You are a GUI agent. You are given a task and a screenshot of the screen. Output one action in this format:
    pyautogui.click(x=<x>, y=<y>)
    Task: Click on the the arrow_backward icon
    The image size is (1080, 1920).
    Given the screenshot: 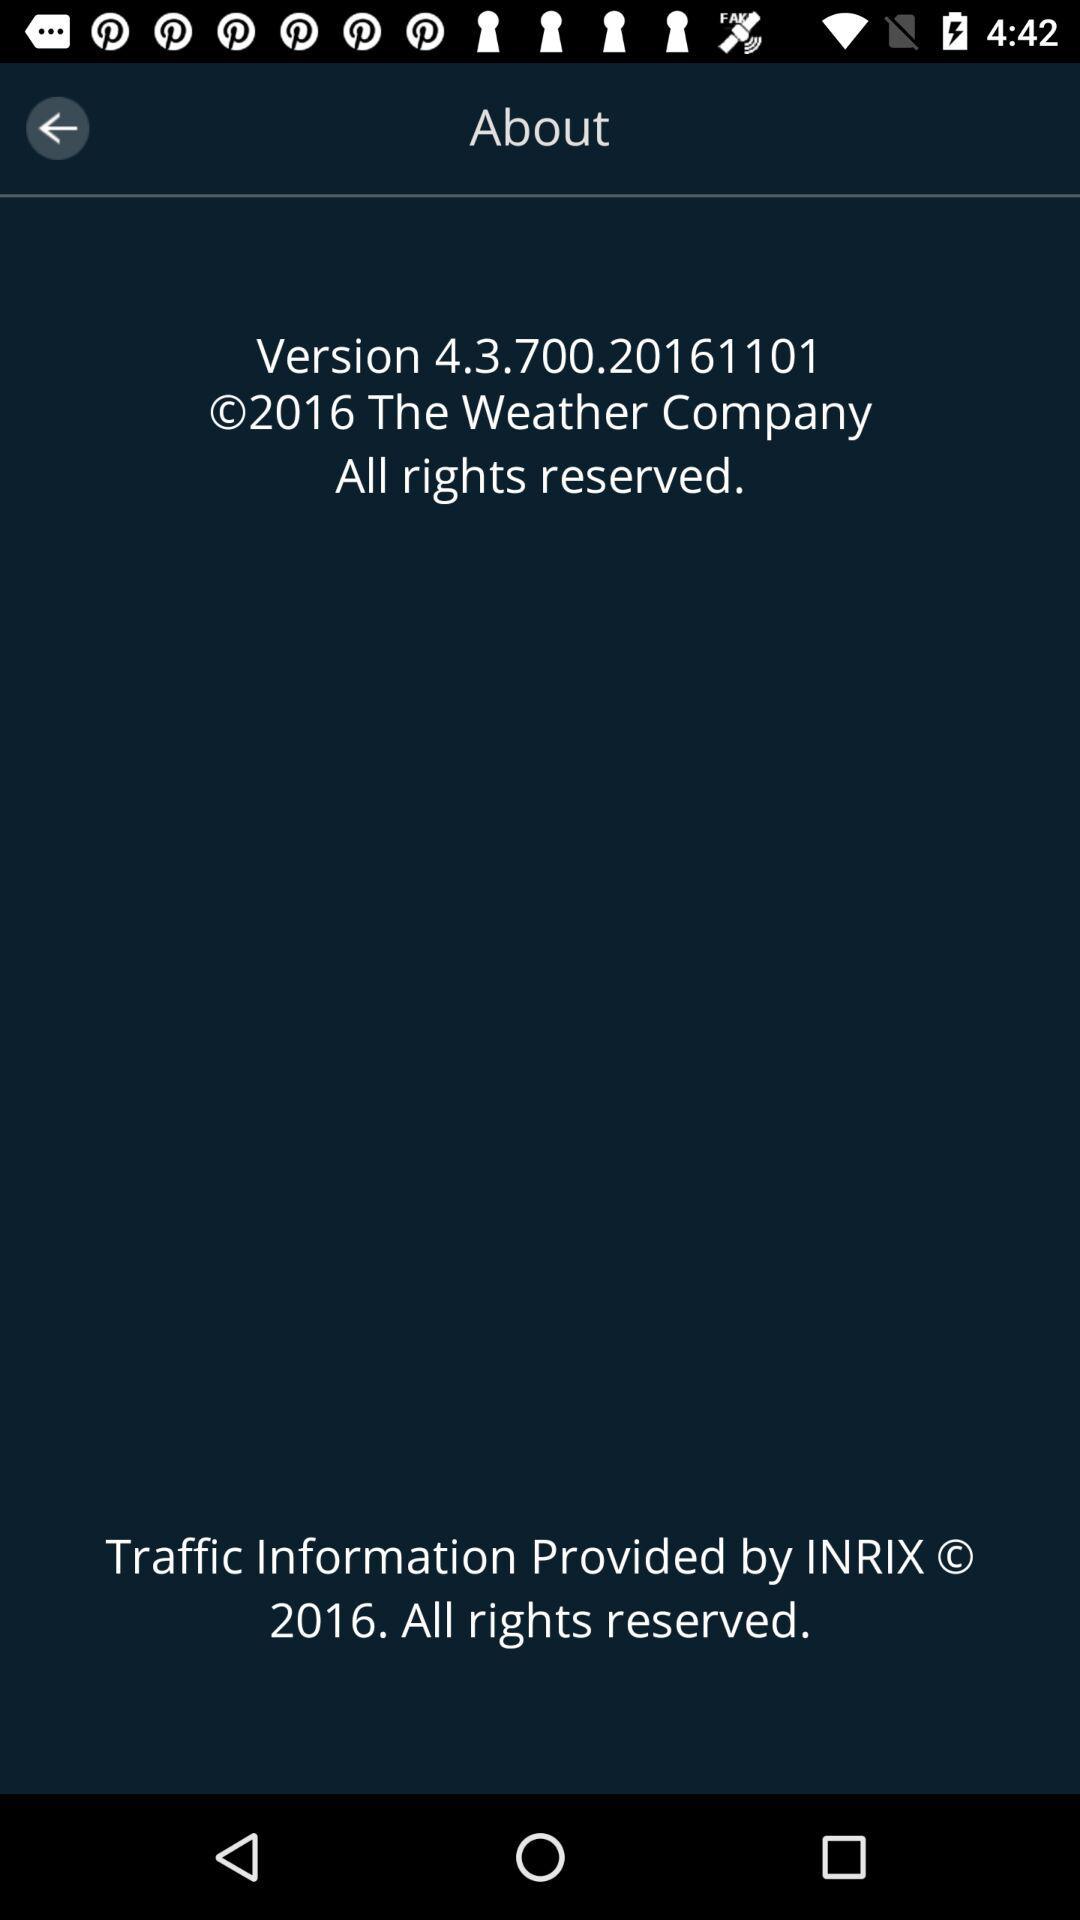 What is the action you would take?
    pyautogui.click(x=56, y=127)
    